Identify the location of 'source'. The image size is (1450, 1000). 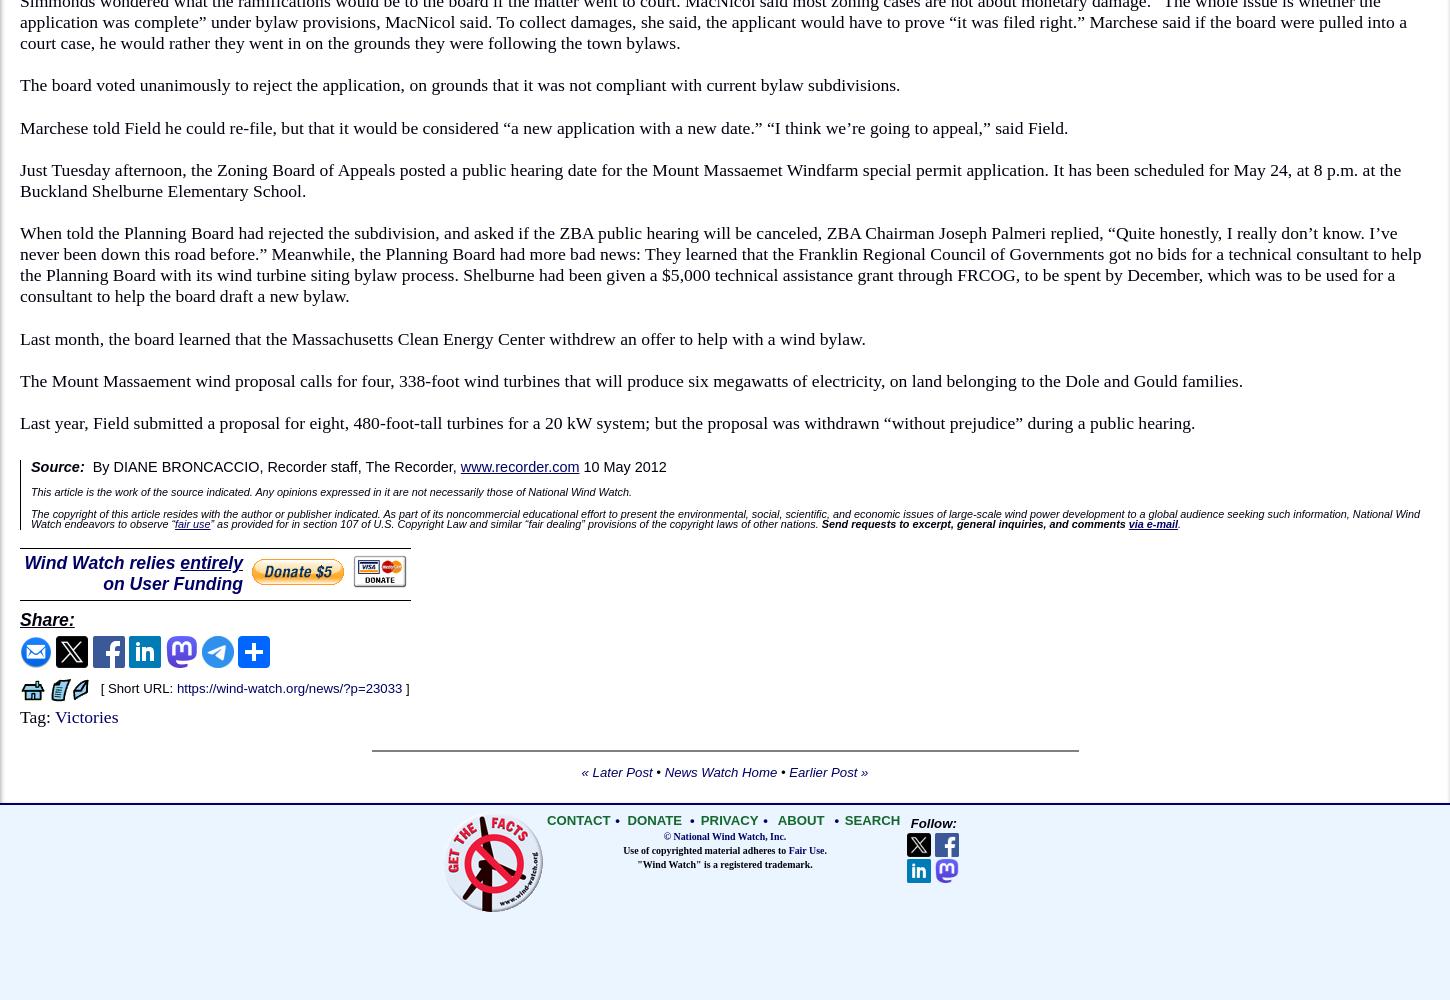
(186, 490).